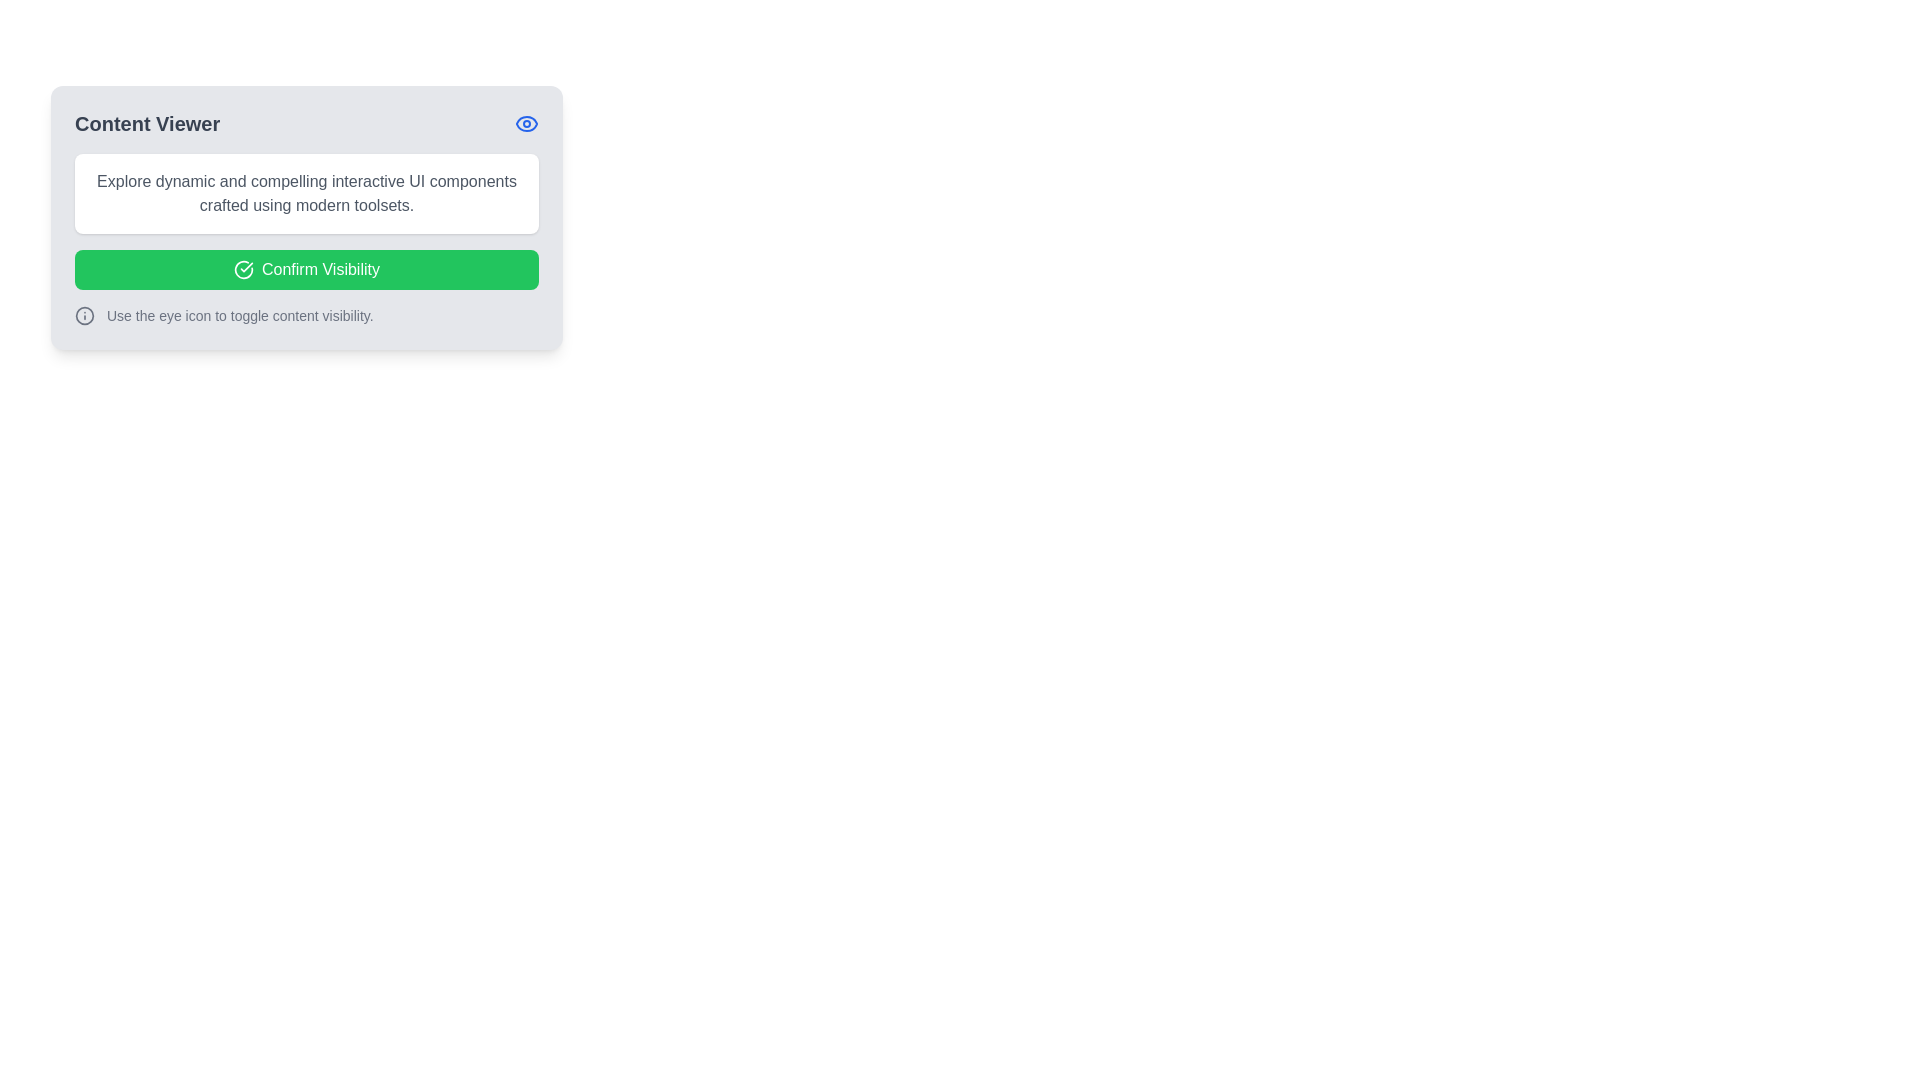 The width and height of the screenshot is (1920, 1080). Describe the element at coordinates (306, 193) in the screenshot. I see `the text box located beneath the 'Content Viewer' title and above the 'Confirm Visibility' button` at that location.